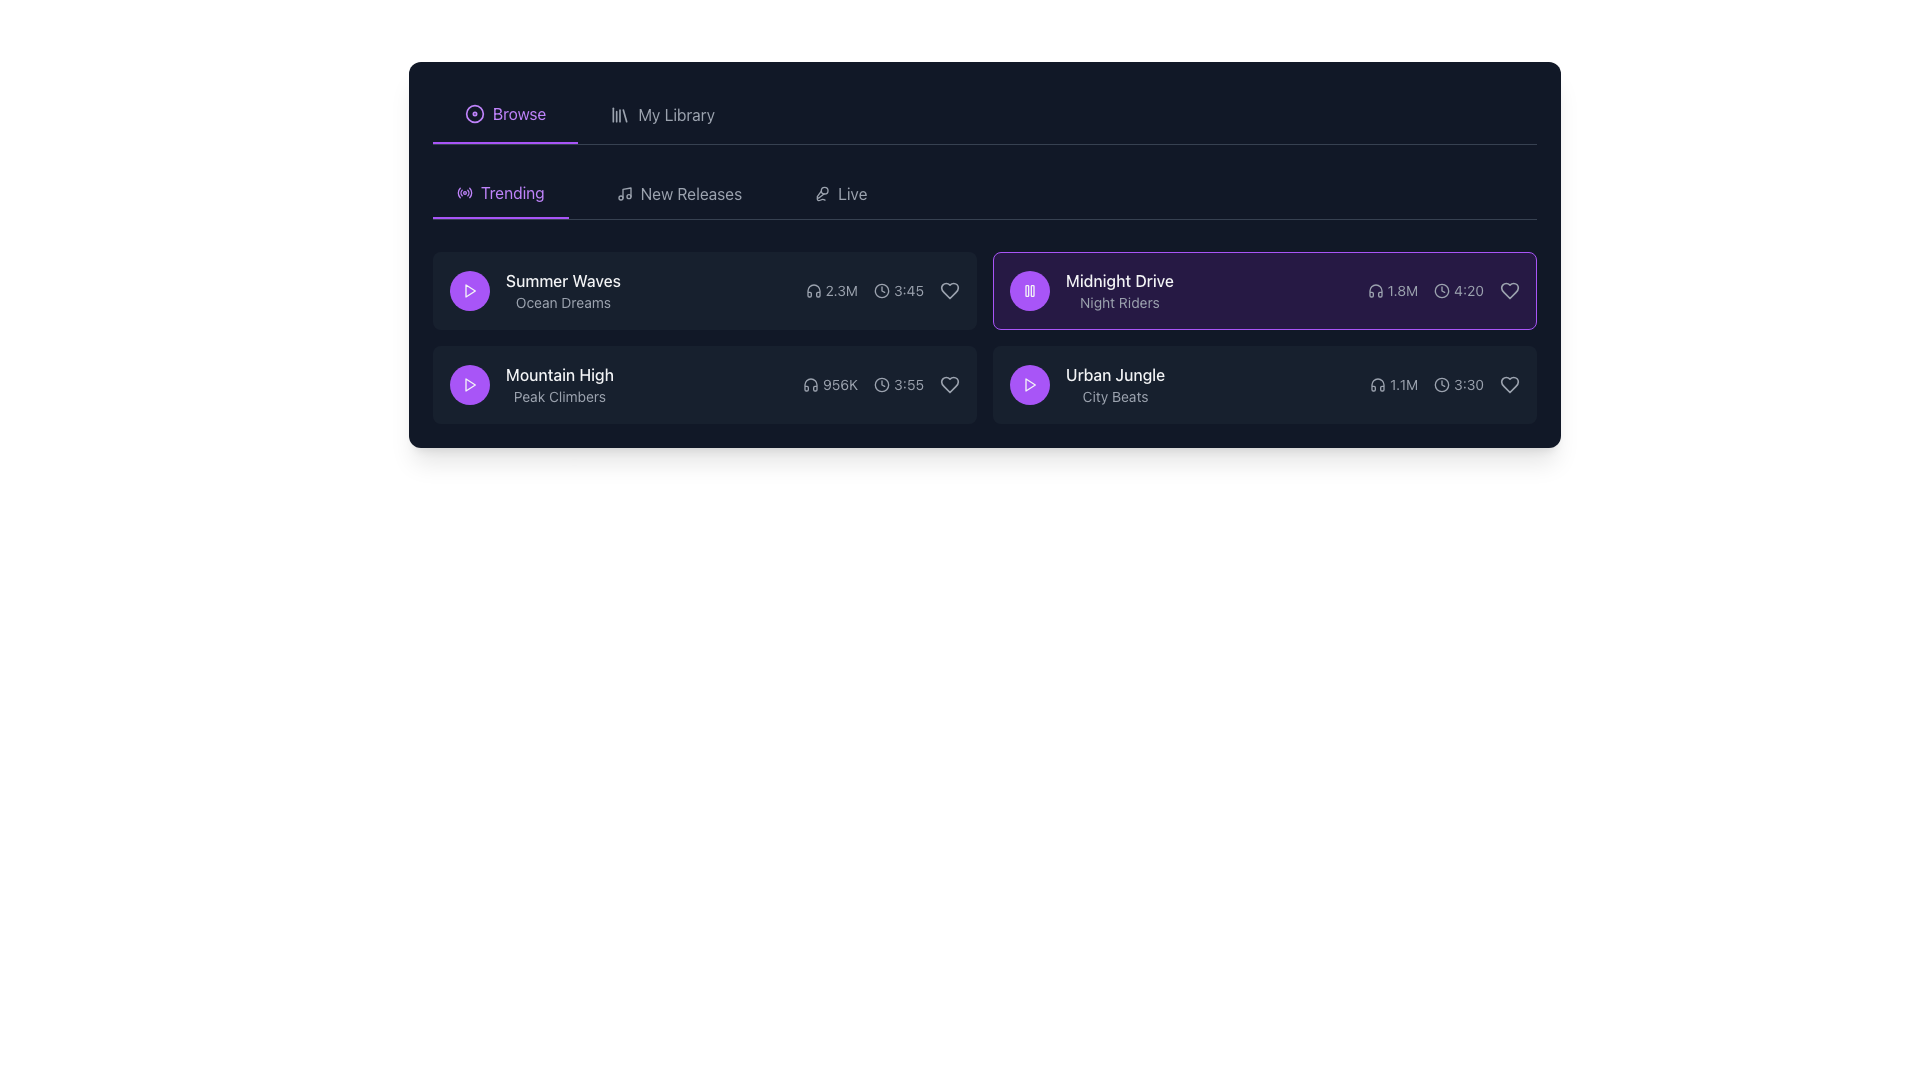  I want to click on the heart-shaped outline icon, so click(1510, 385).